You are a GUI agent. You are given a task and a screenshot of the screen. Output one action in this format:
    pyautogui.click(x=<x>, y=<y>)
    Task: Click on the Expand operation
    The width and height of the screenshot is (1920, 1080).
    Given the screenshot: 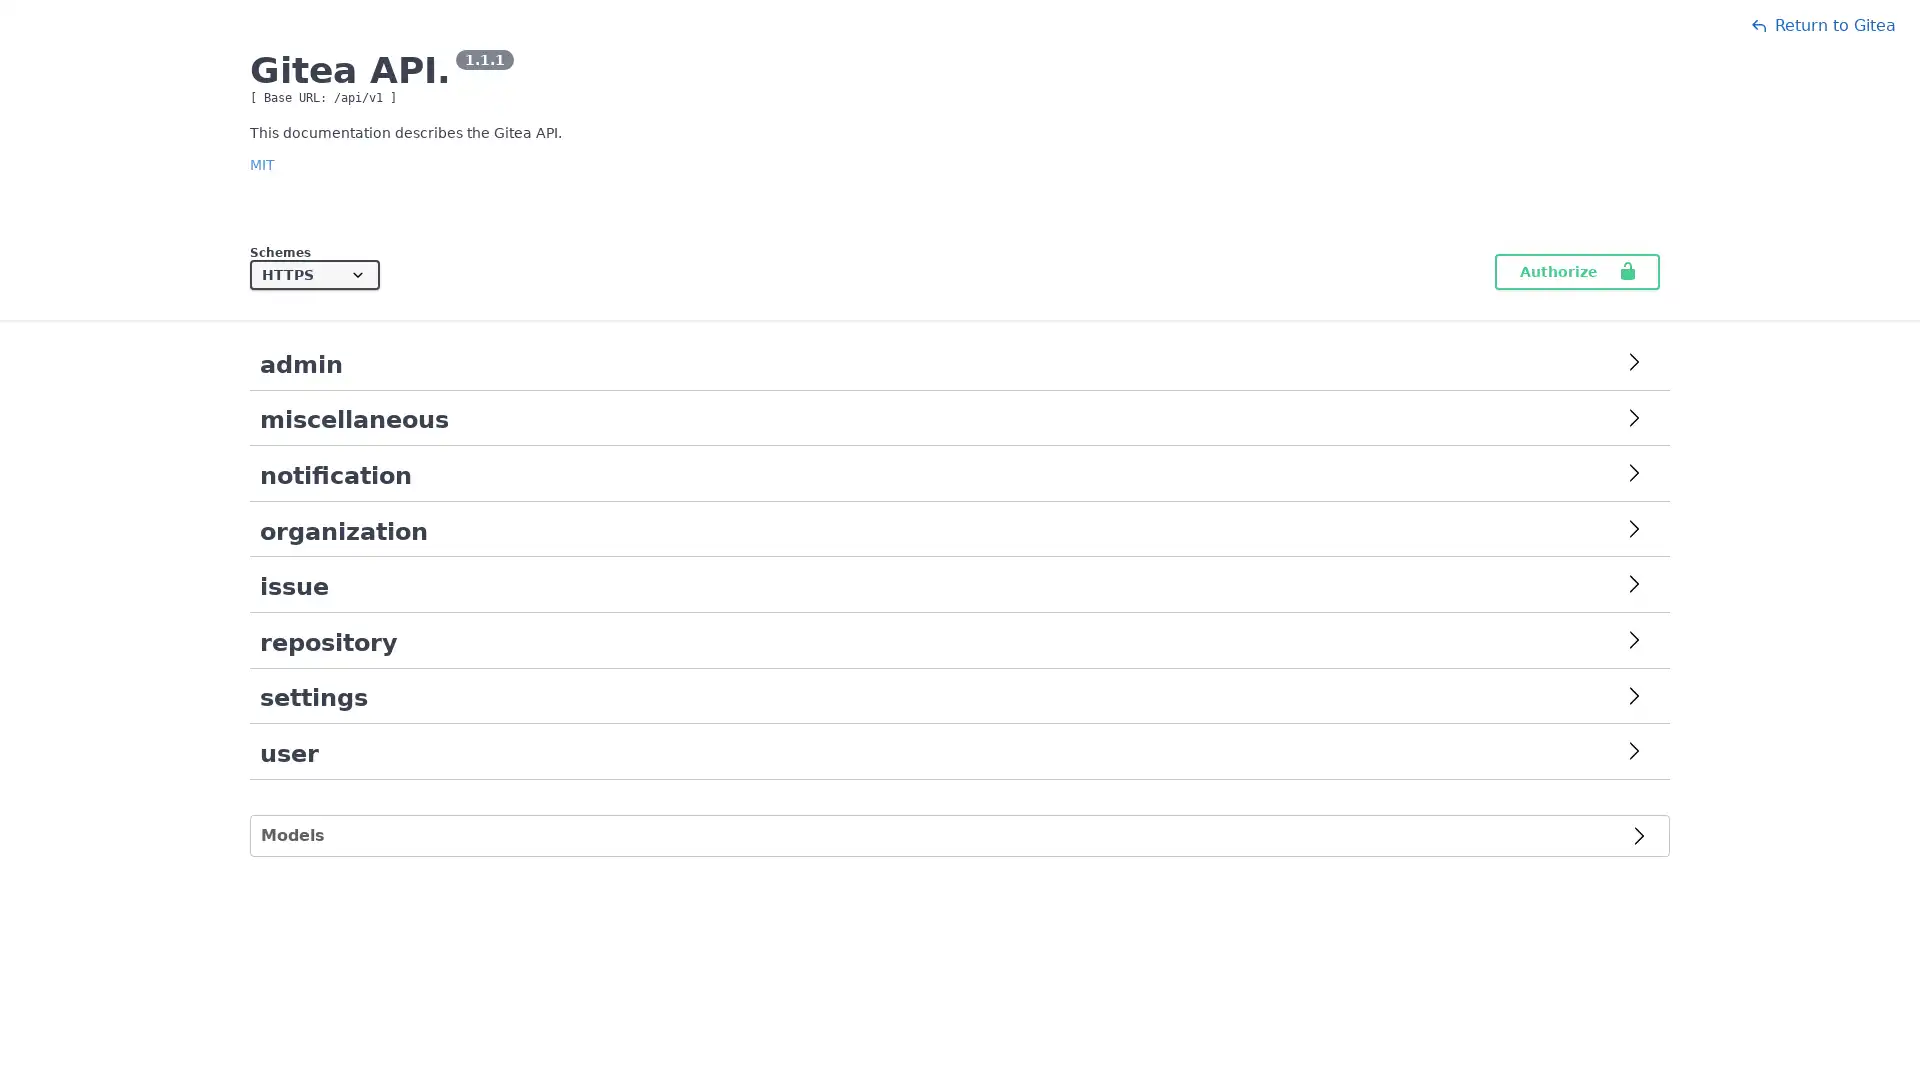 What is the action you would take?
    pyautogui.click(x=1633, y=697)
    